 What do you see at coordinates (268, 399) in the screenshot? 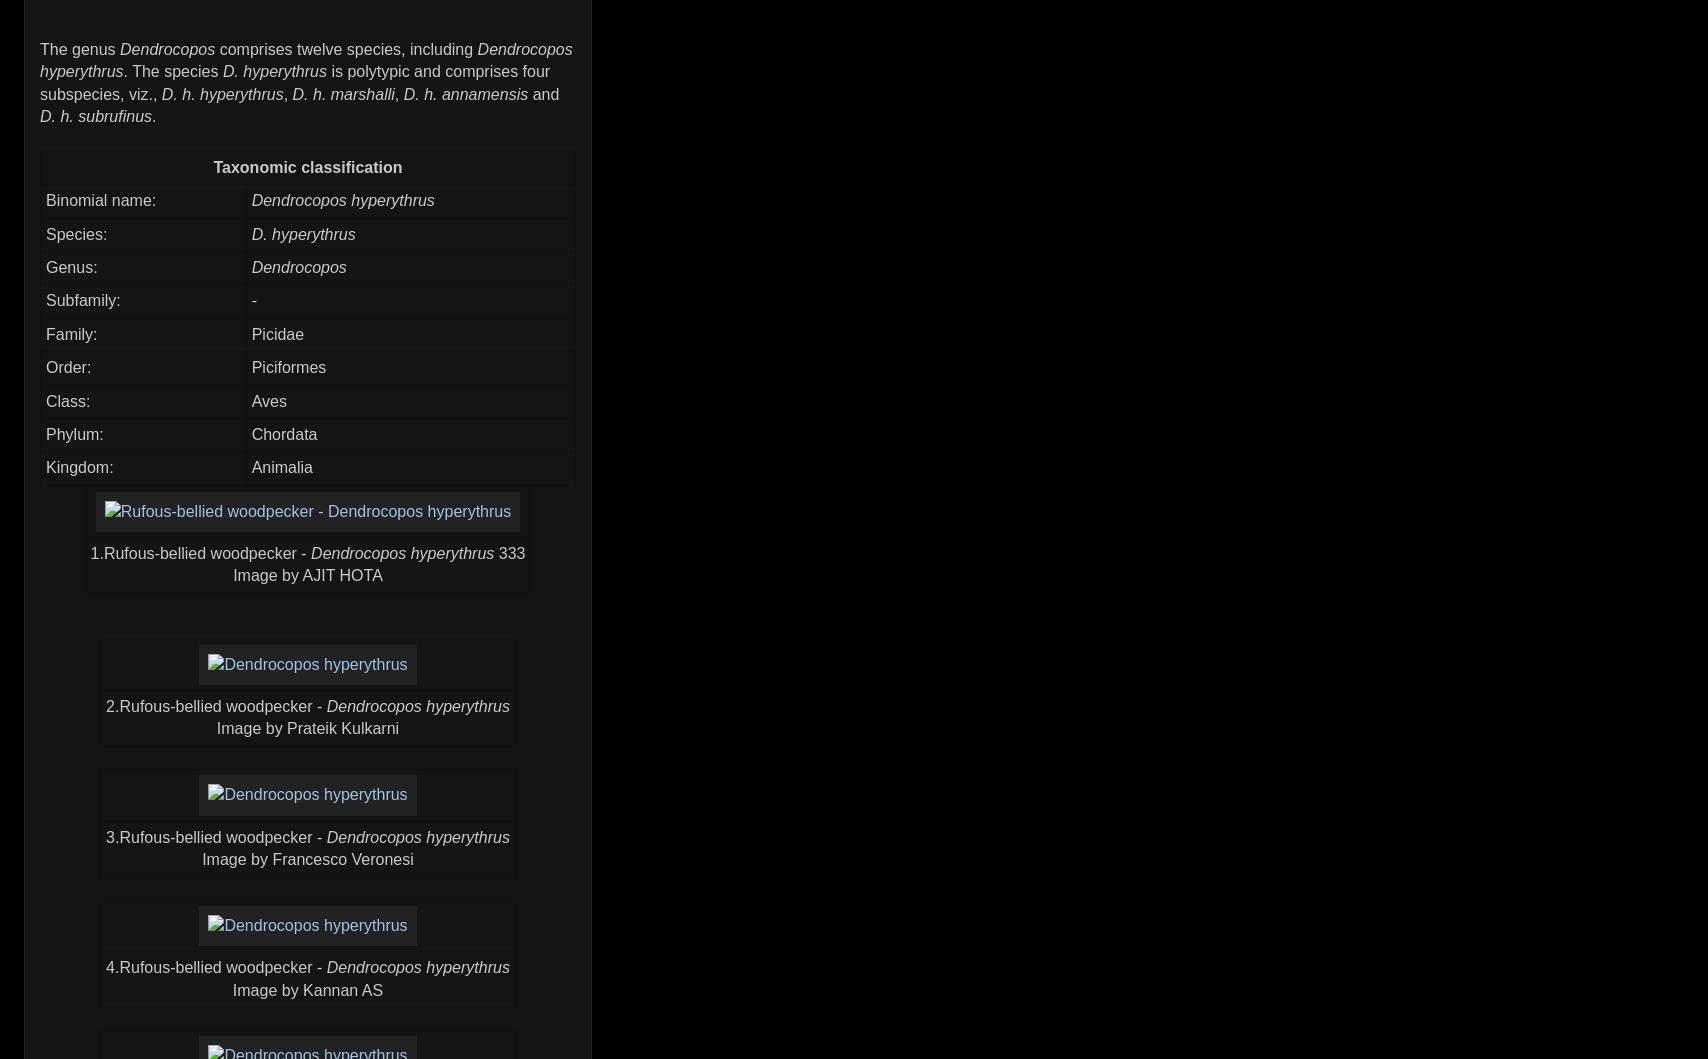
I see `'Aves'` at bounding box center [268, 399].